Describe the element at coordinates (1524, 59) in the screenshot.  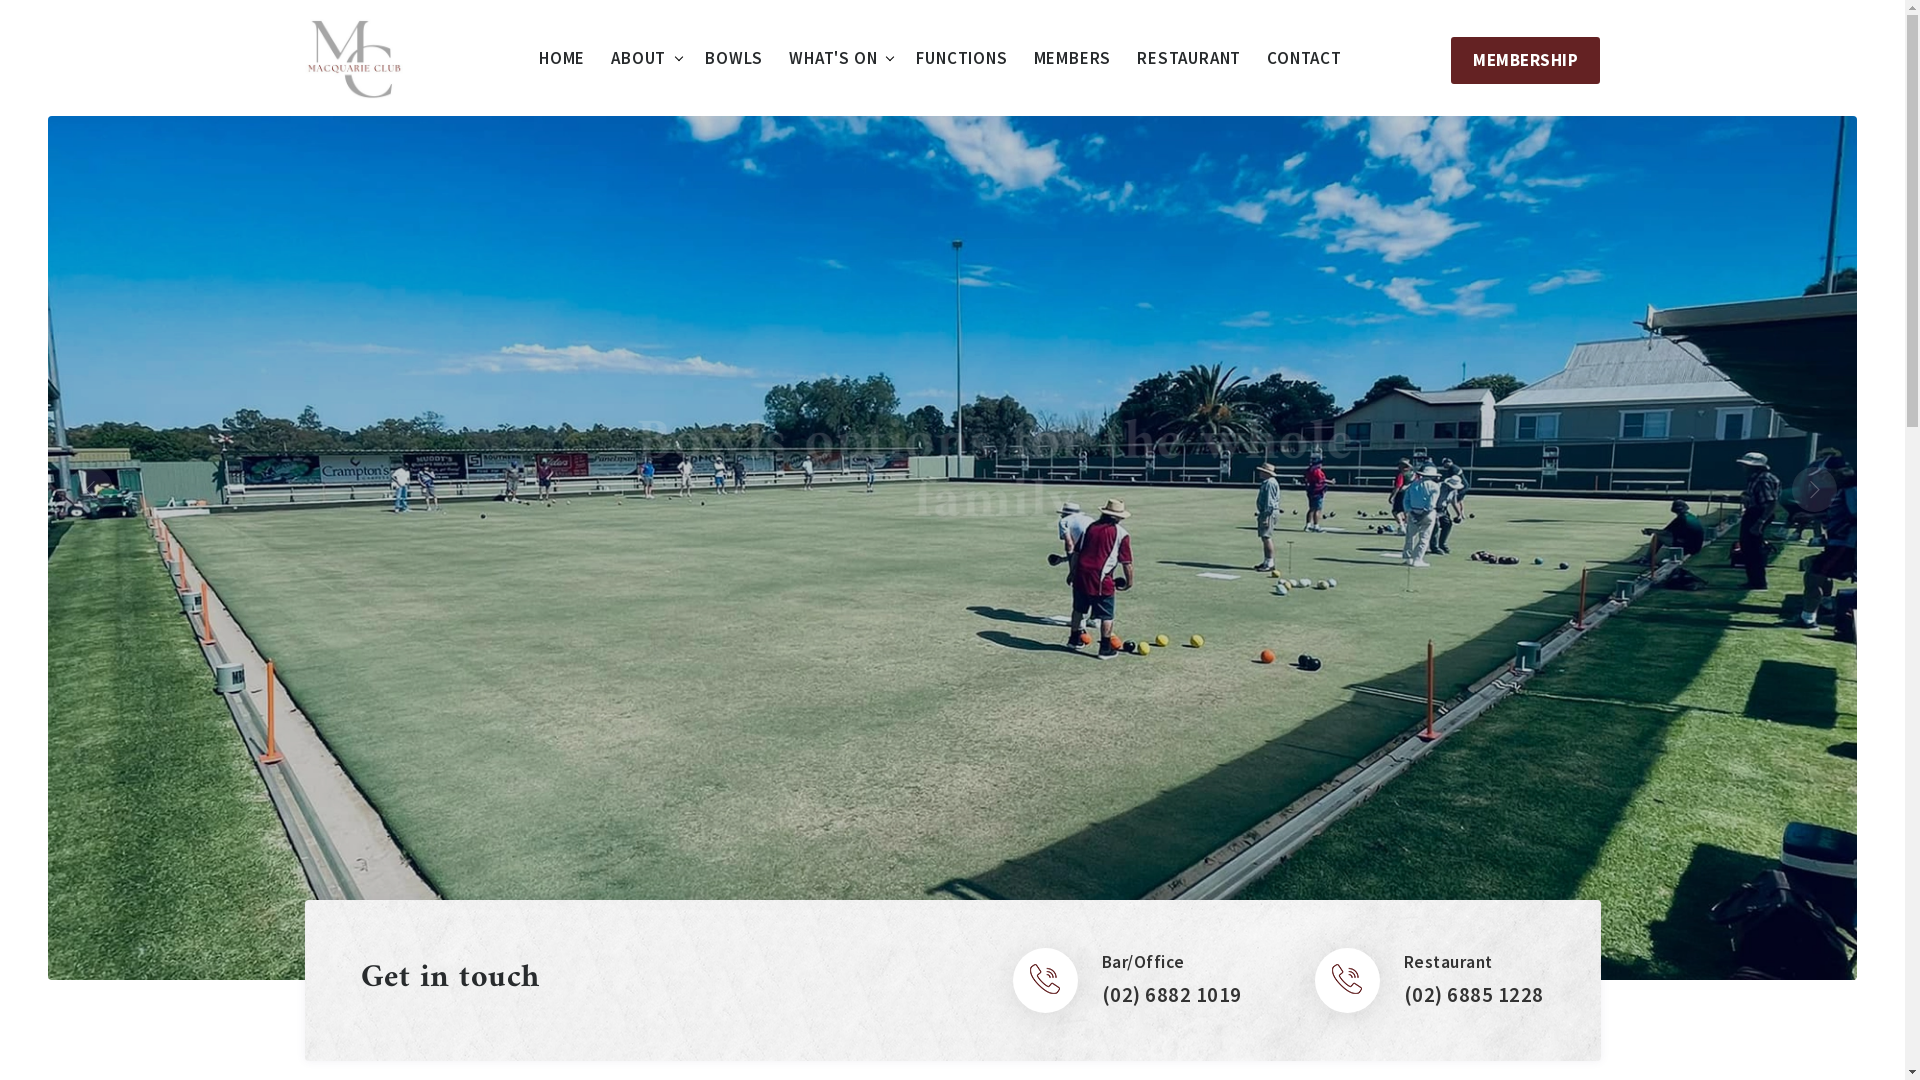
I see `'MEMBERSHIP'` at that location.